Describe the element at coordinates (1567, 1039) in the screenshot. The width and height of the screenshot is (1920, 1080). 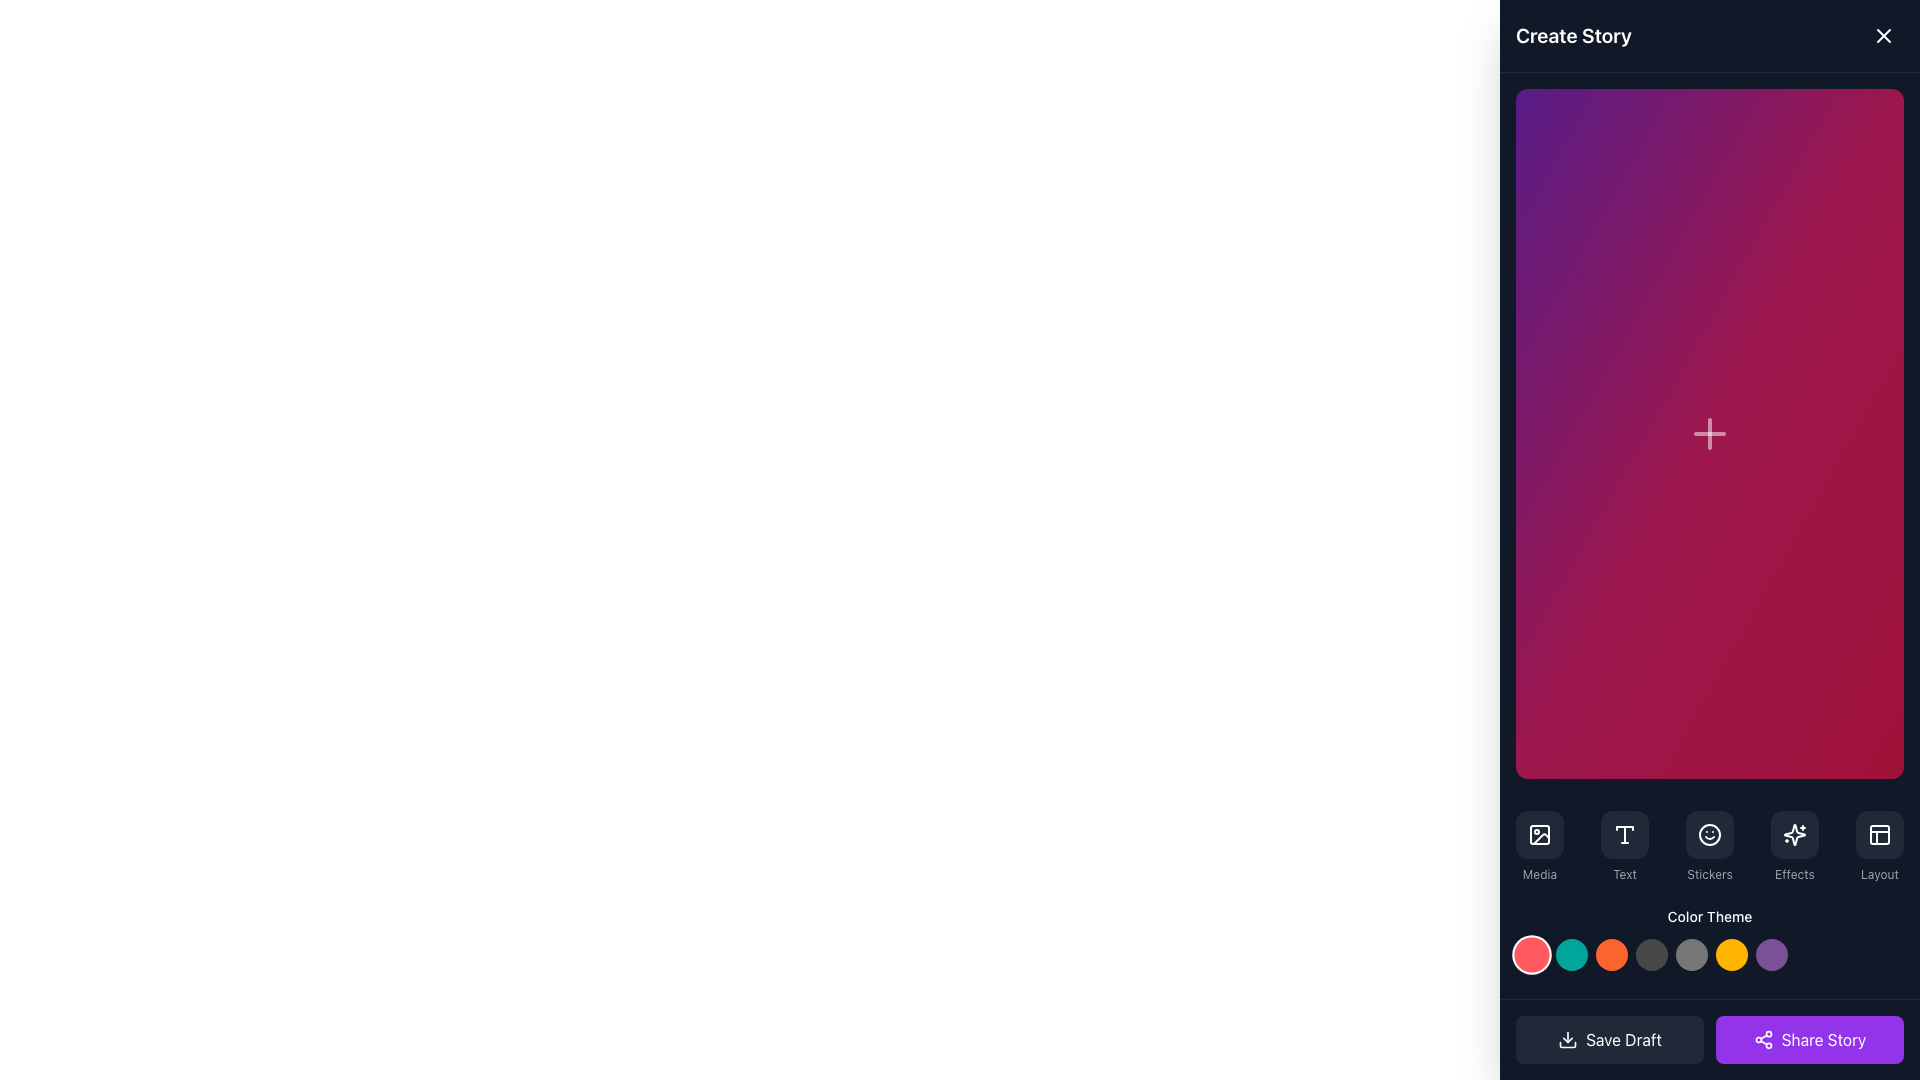
I see `the download icon, which is a downward arrow on a flat line, located within the 'Save Draft' button in the bottom-left area of the control bar` at that location.